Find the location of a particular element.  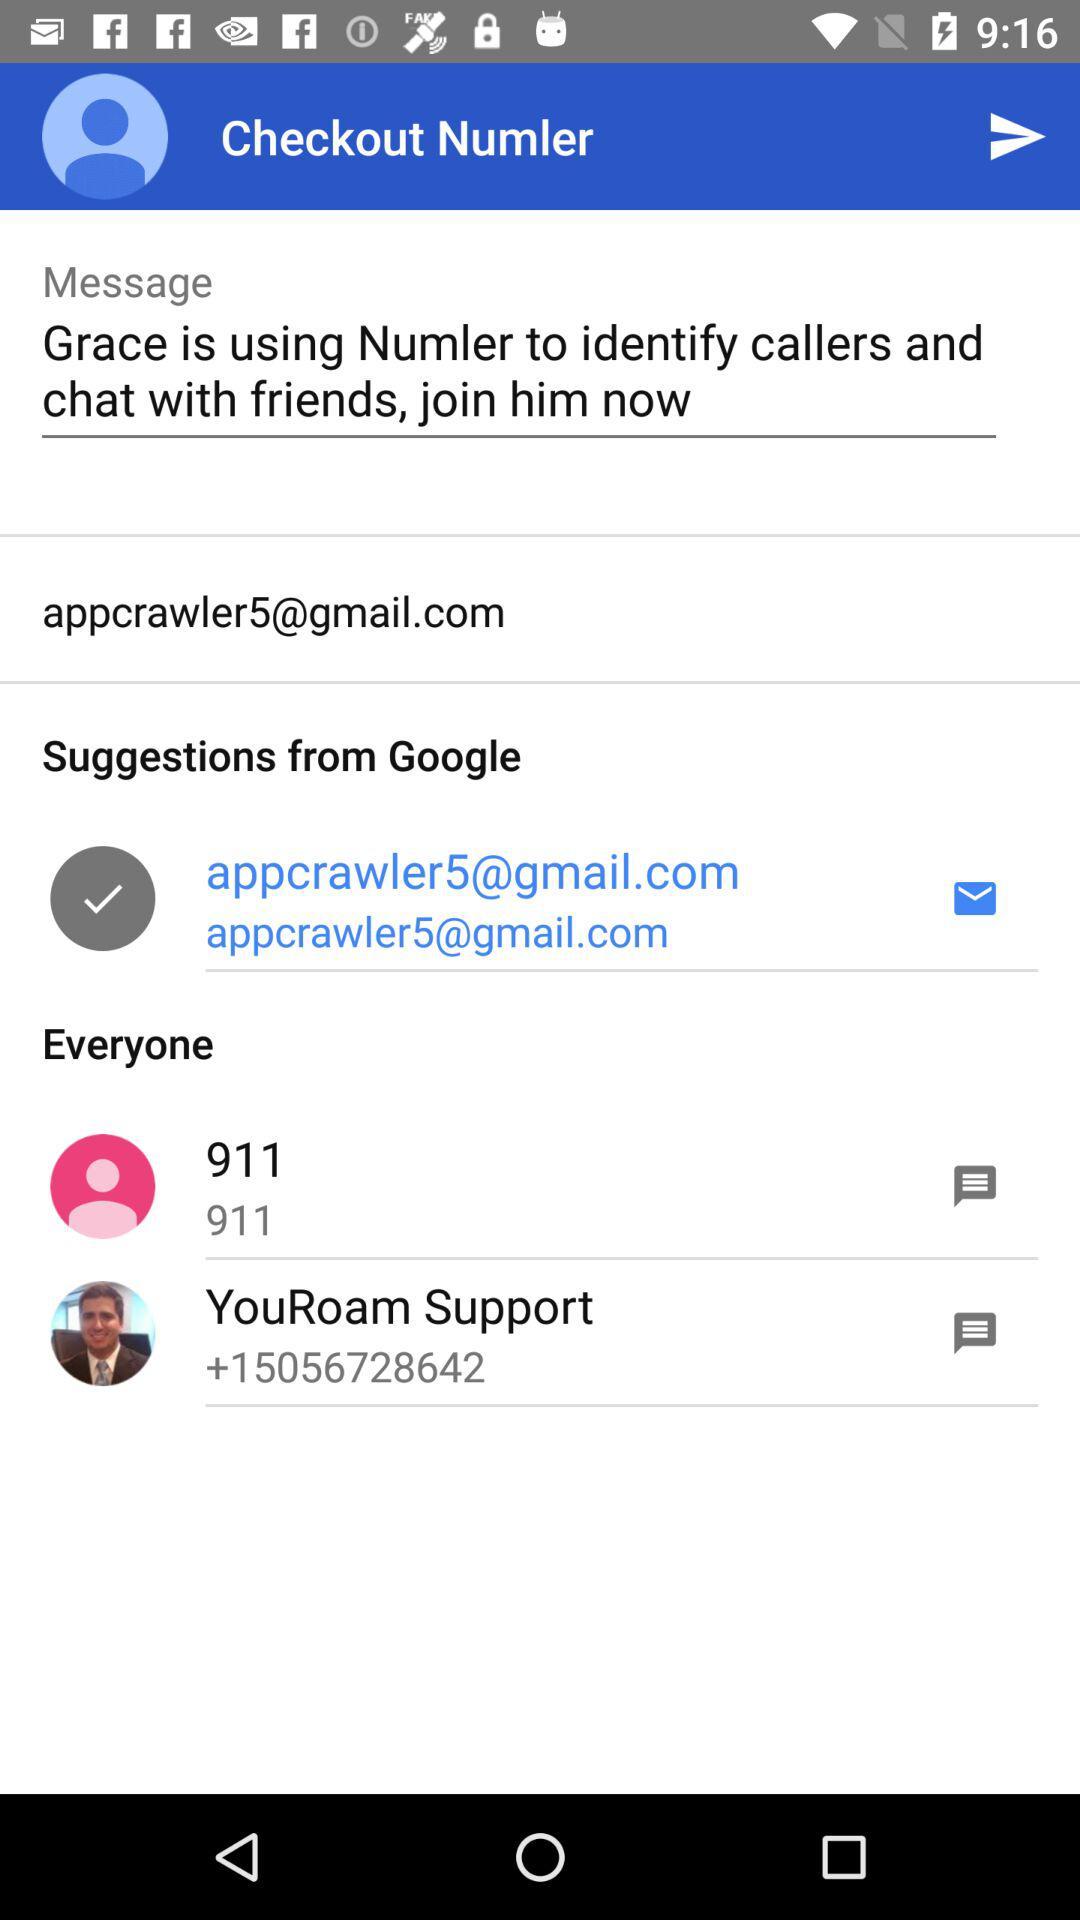

app to the left of the checkout numler is located at coordinates (104, 135).